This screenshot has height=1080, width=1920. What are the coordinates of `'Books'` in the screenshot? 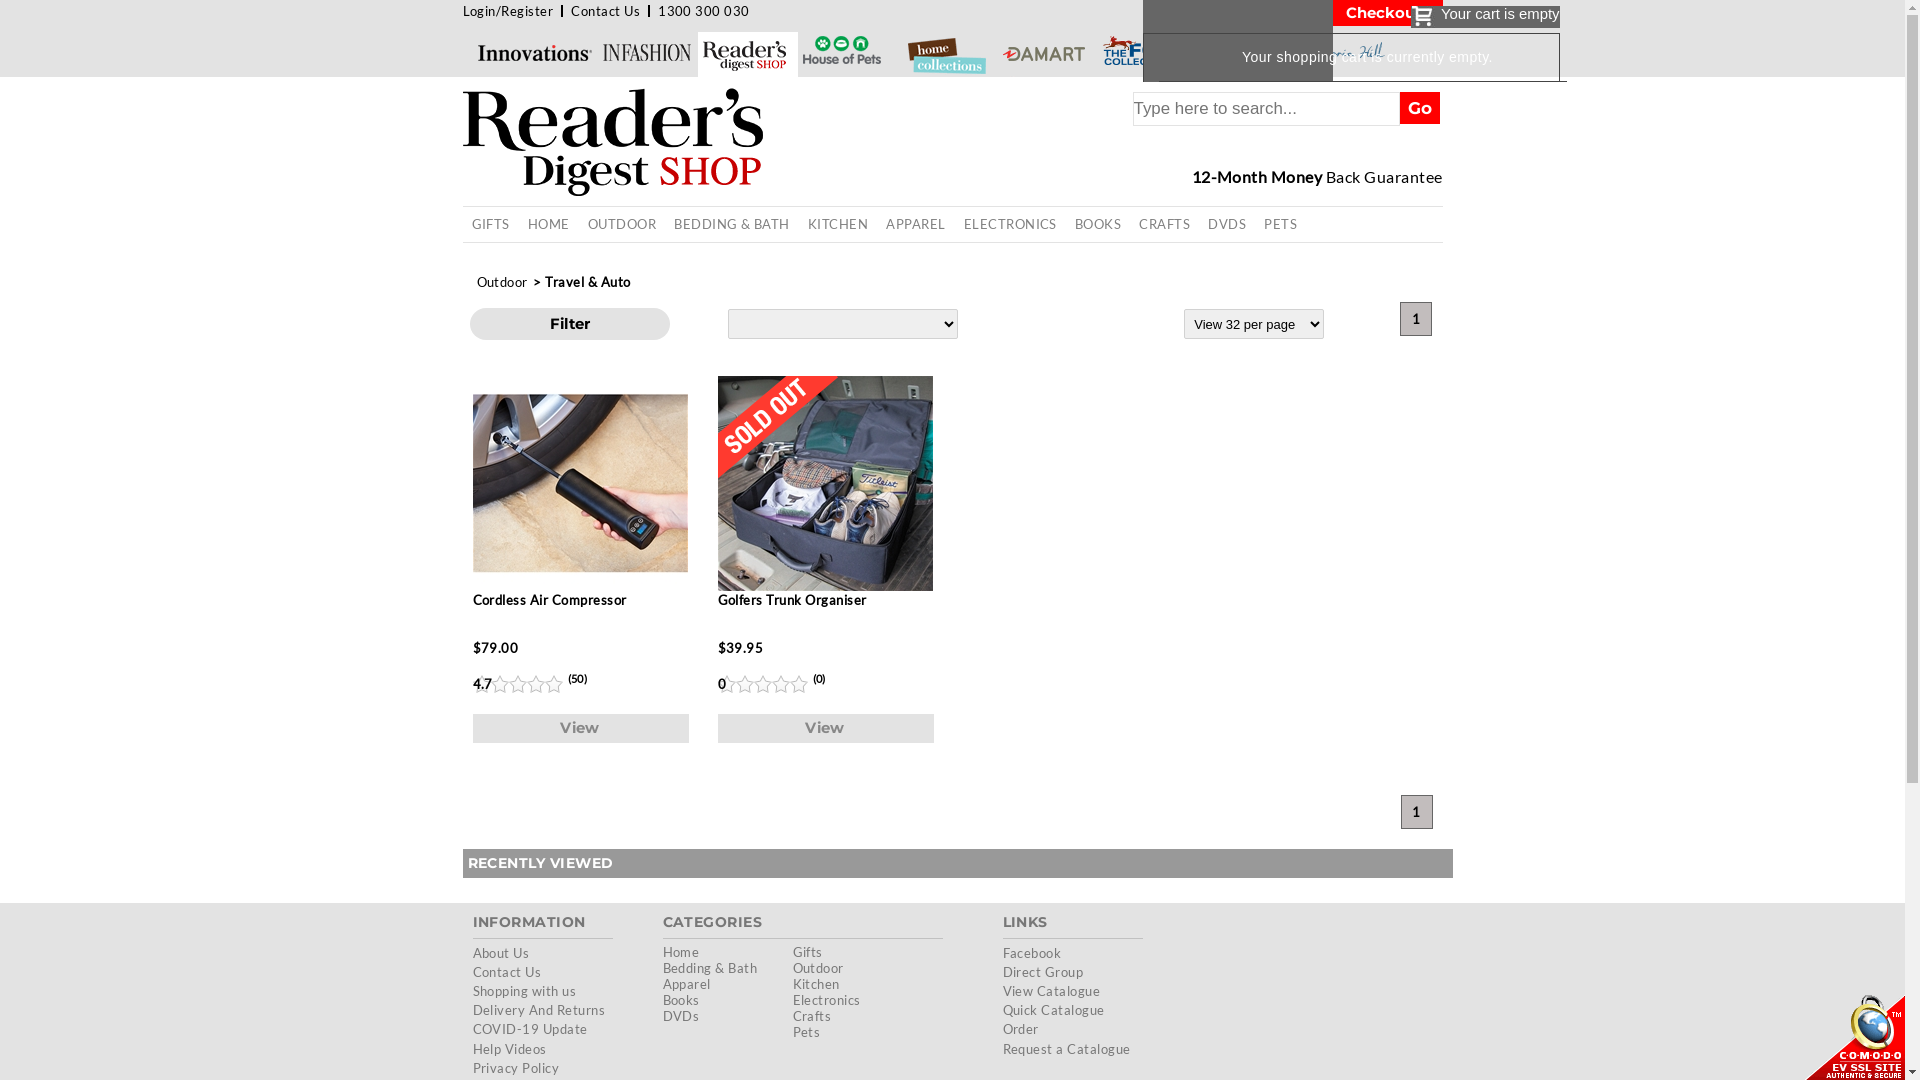 It's located at (680, 999).